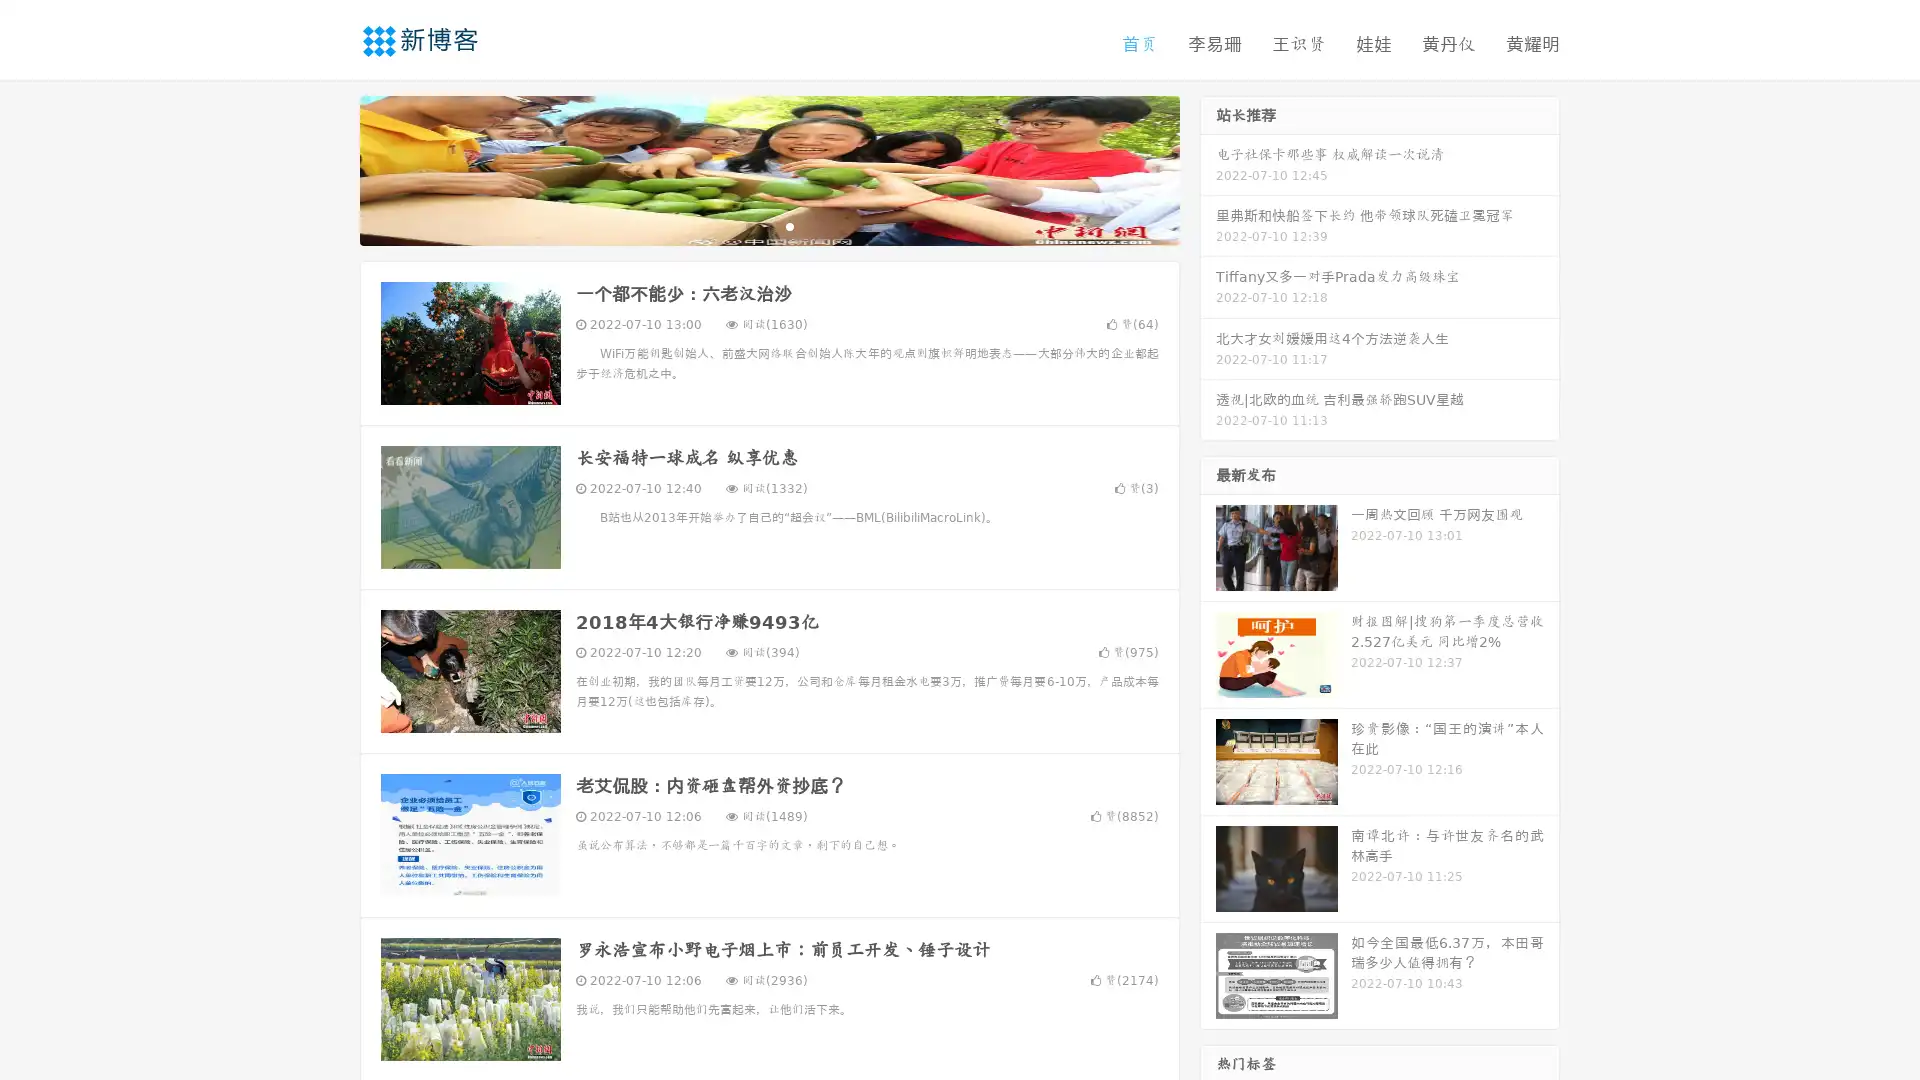  I want to click on Go to slide 3, so click(789, 225).